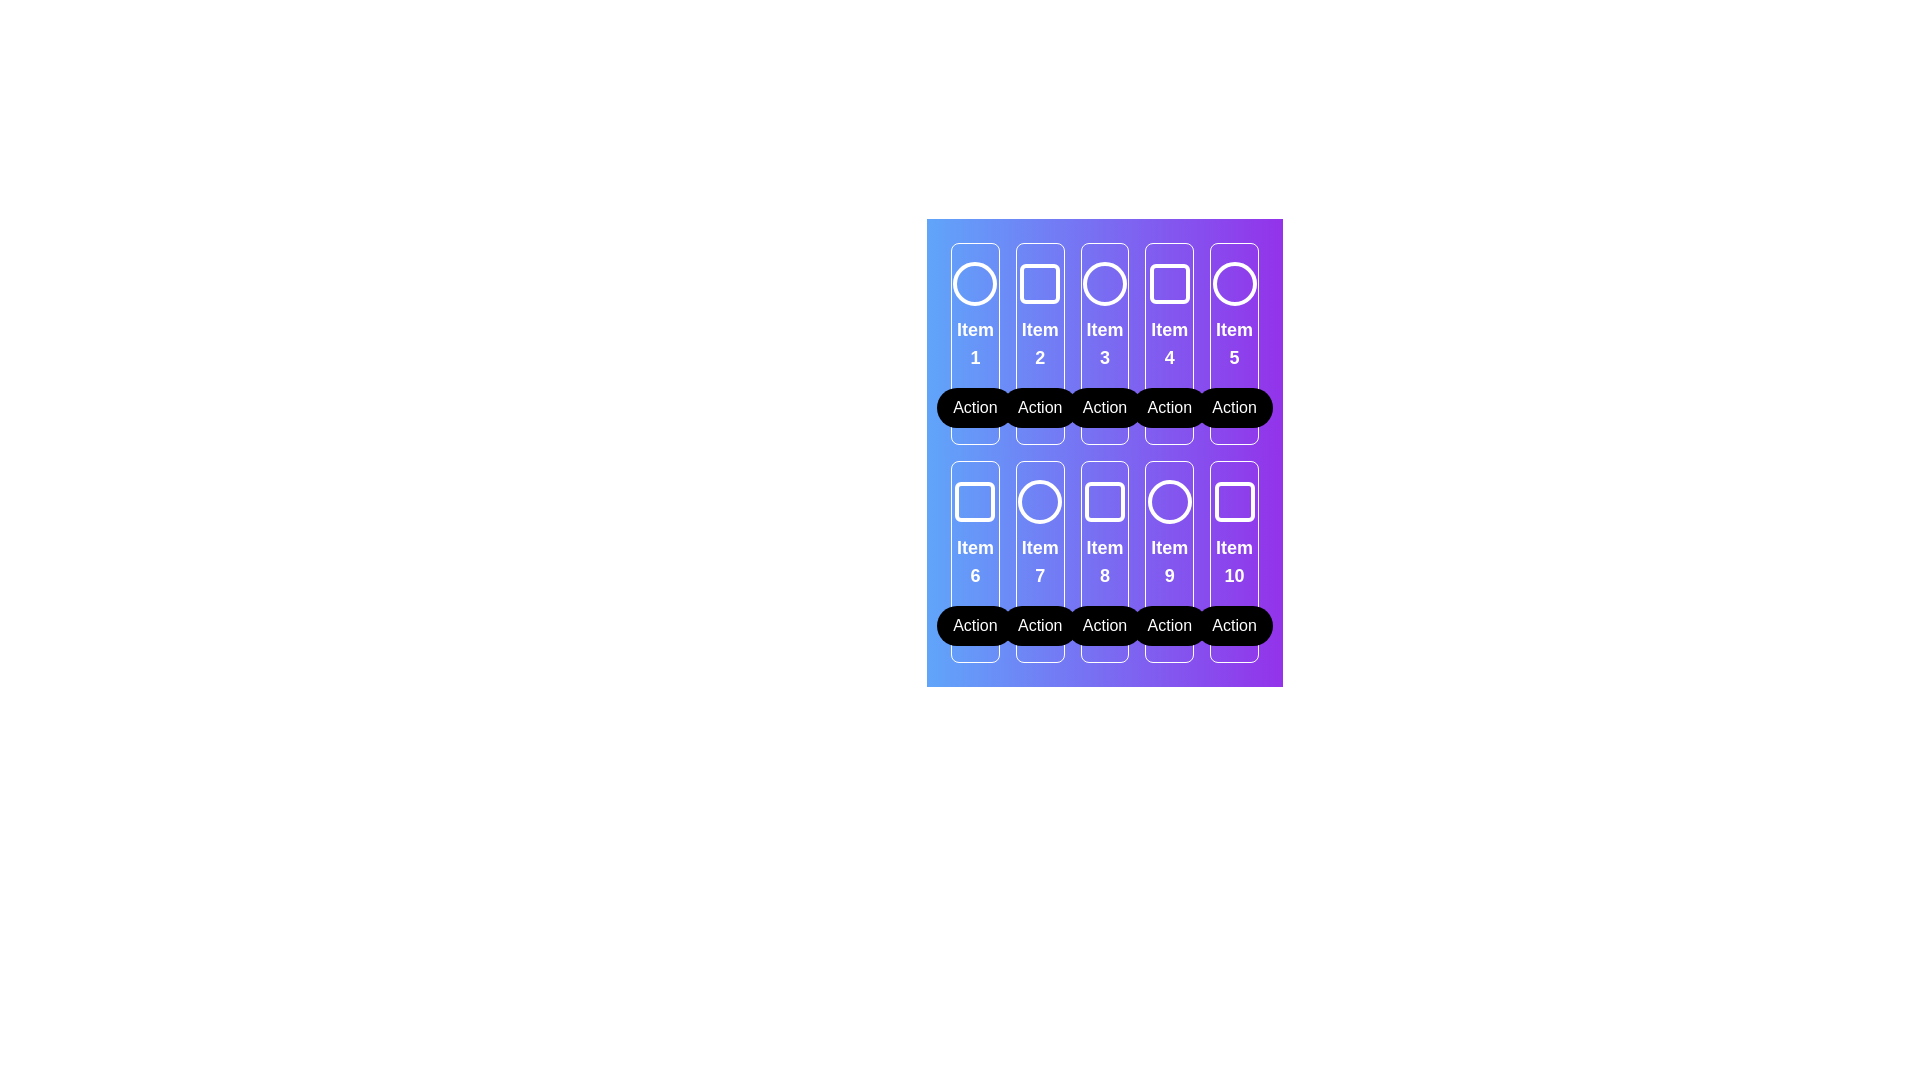 The image size is (1920, 1080). I want to click on the button labeled 'Action' on the interactive Card located in the first row, fourth column of the grid layout, so click(1169, 342).